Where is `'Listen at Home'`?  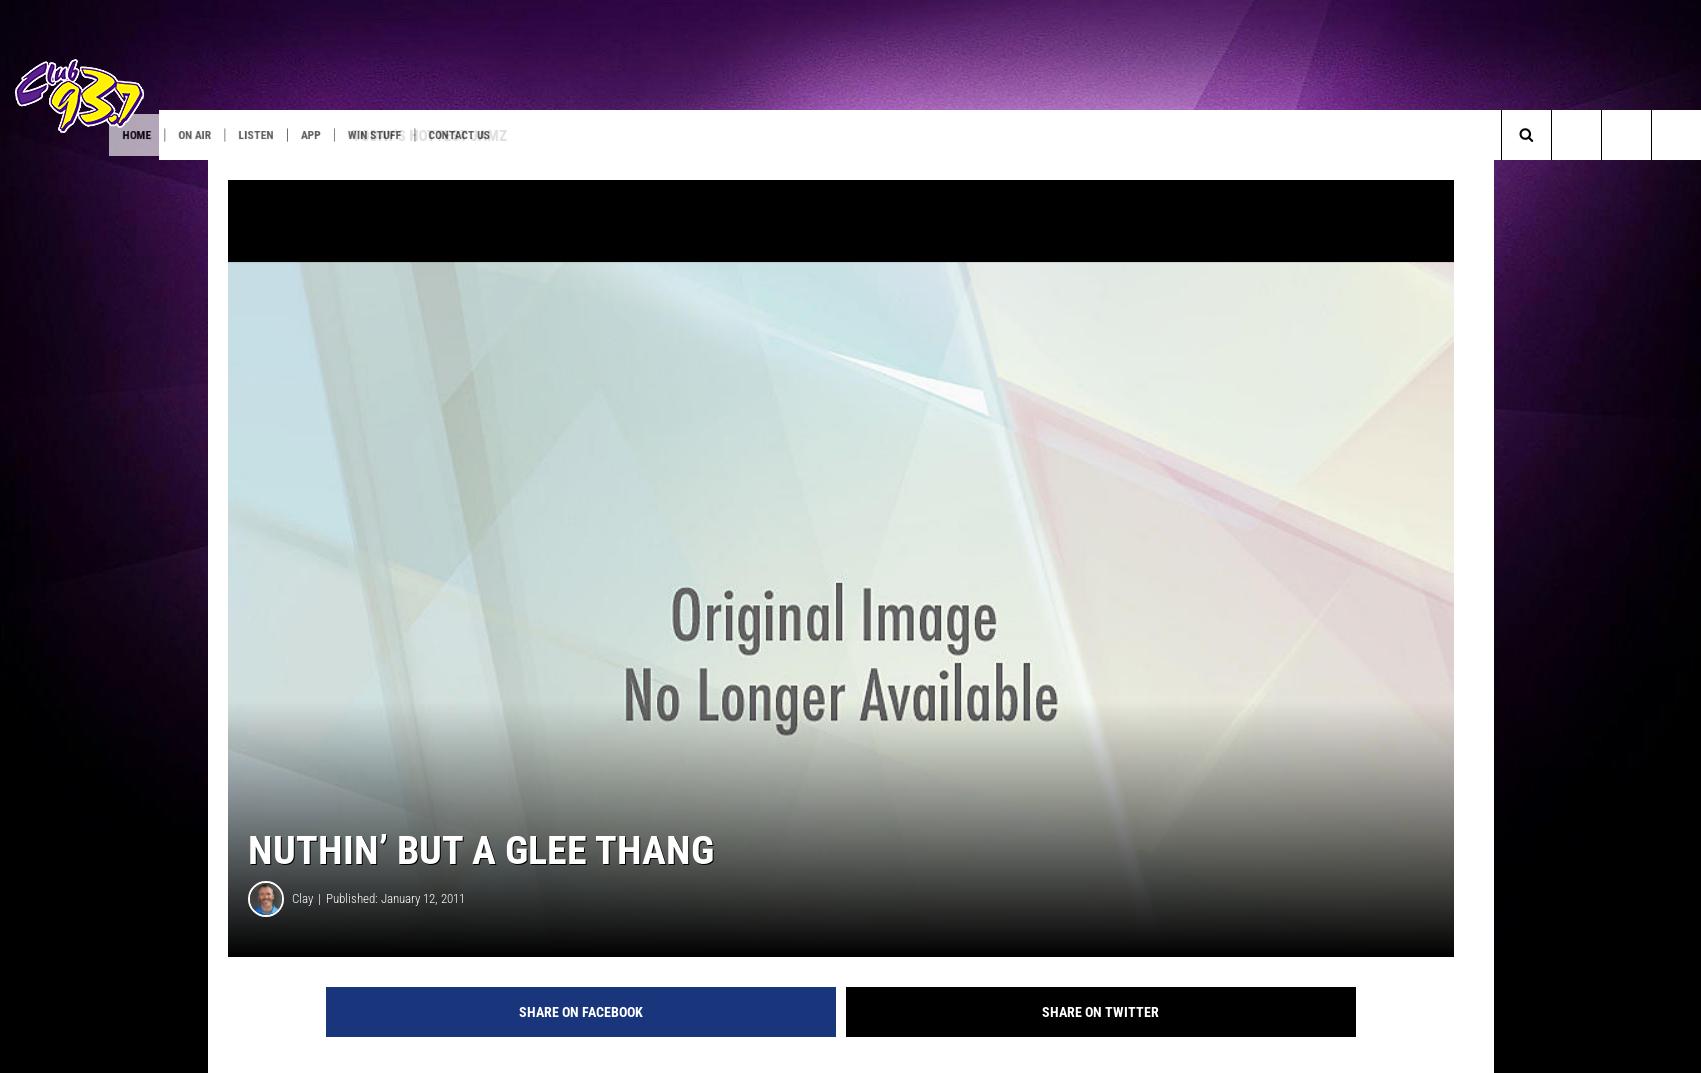
'Listen at Home' is located at coordinates (372, 174).